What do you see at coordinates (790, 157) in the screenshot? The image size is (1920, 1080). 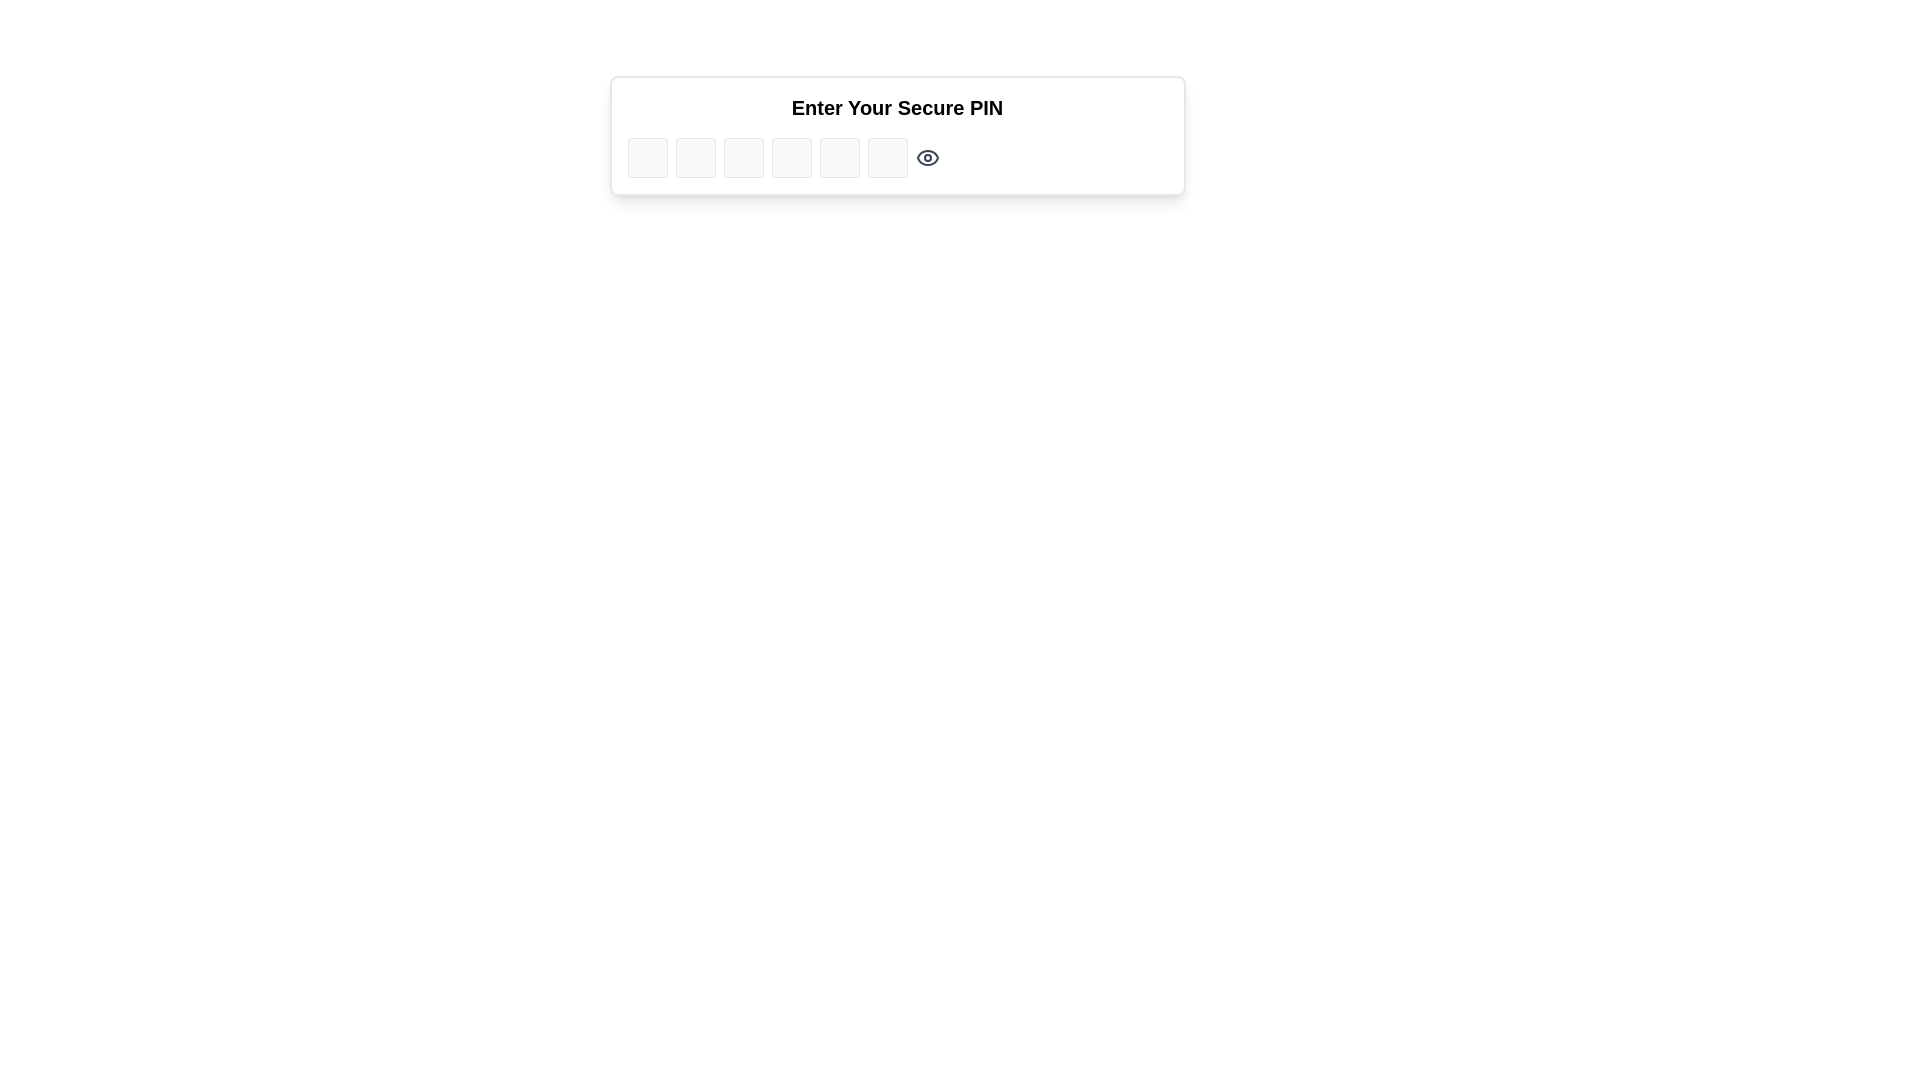 I see `the fourth password input field in the horizontal sequence of six input fields to focus on it` at bounding box center [790, 157].